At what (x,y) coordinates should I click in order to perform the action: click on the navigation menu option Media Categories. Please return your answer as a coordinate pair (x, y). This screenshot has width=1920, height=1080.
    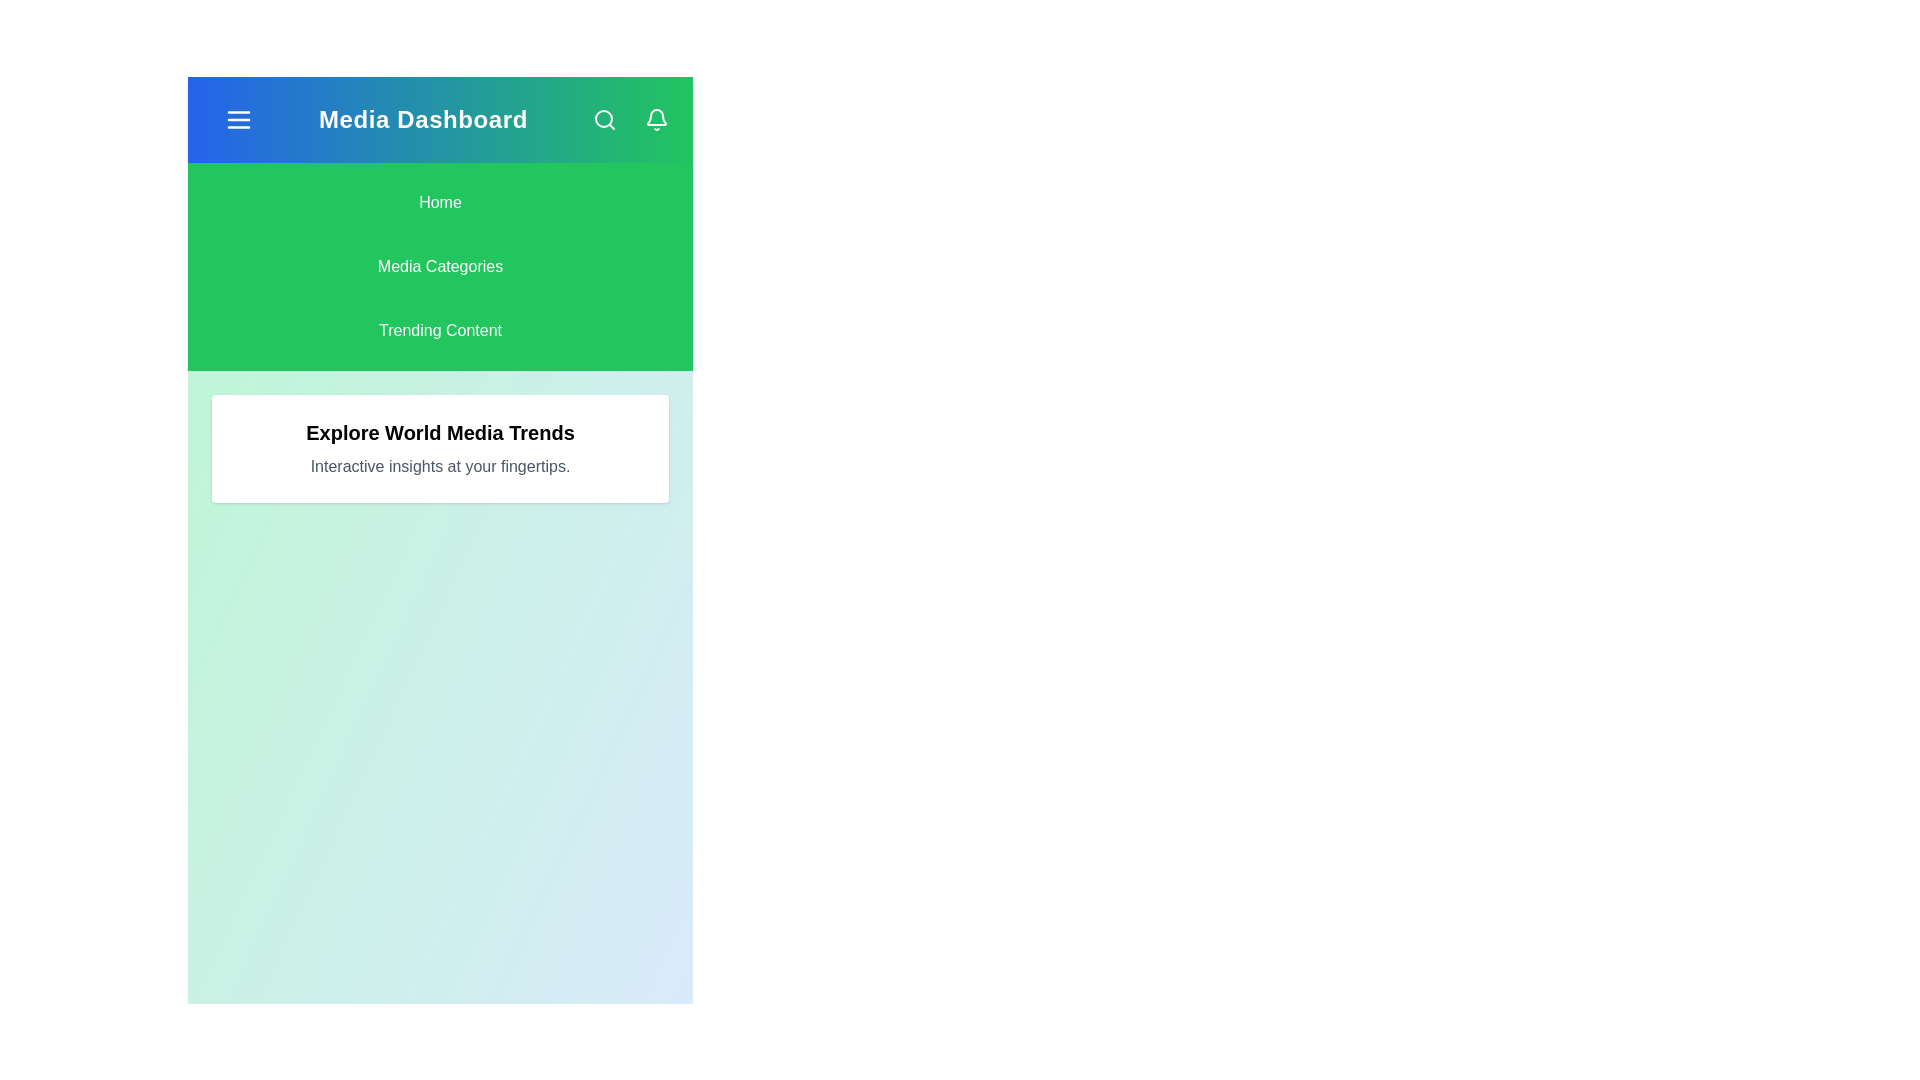
    Looking at the image, I should click on (439, 265).